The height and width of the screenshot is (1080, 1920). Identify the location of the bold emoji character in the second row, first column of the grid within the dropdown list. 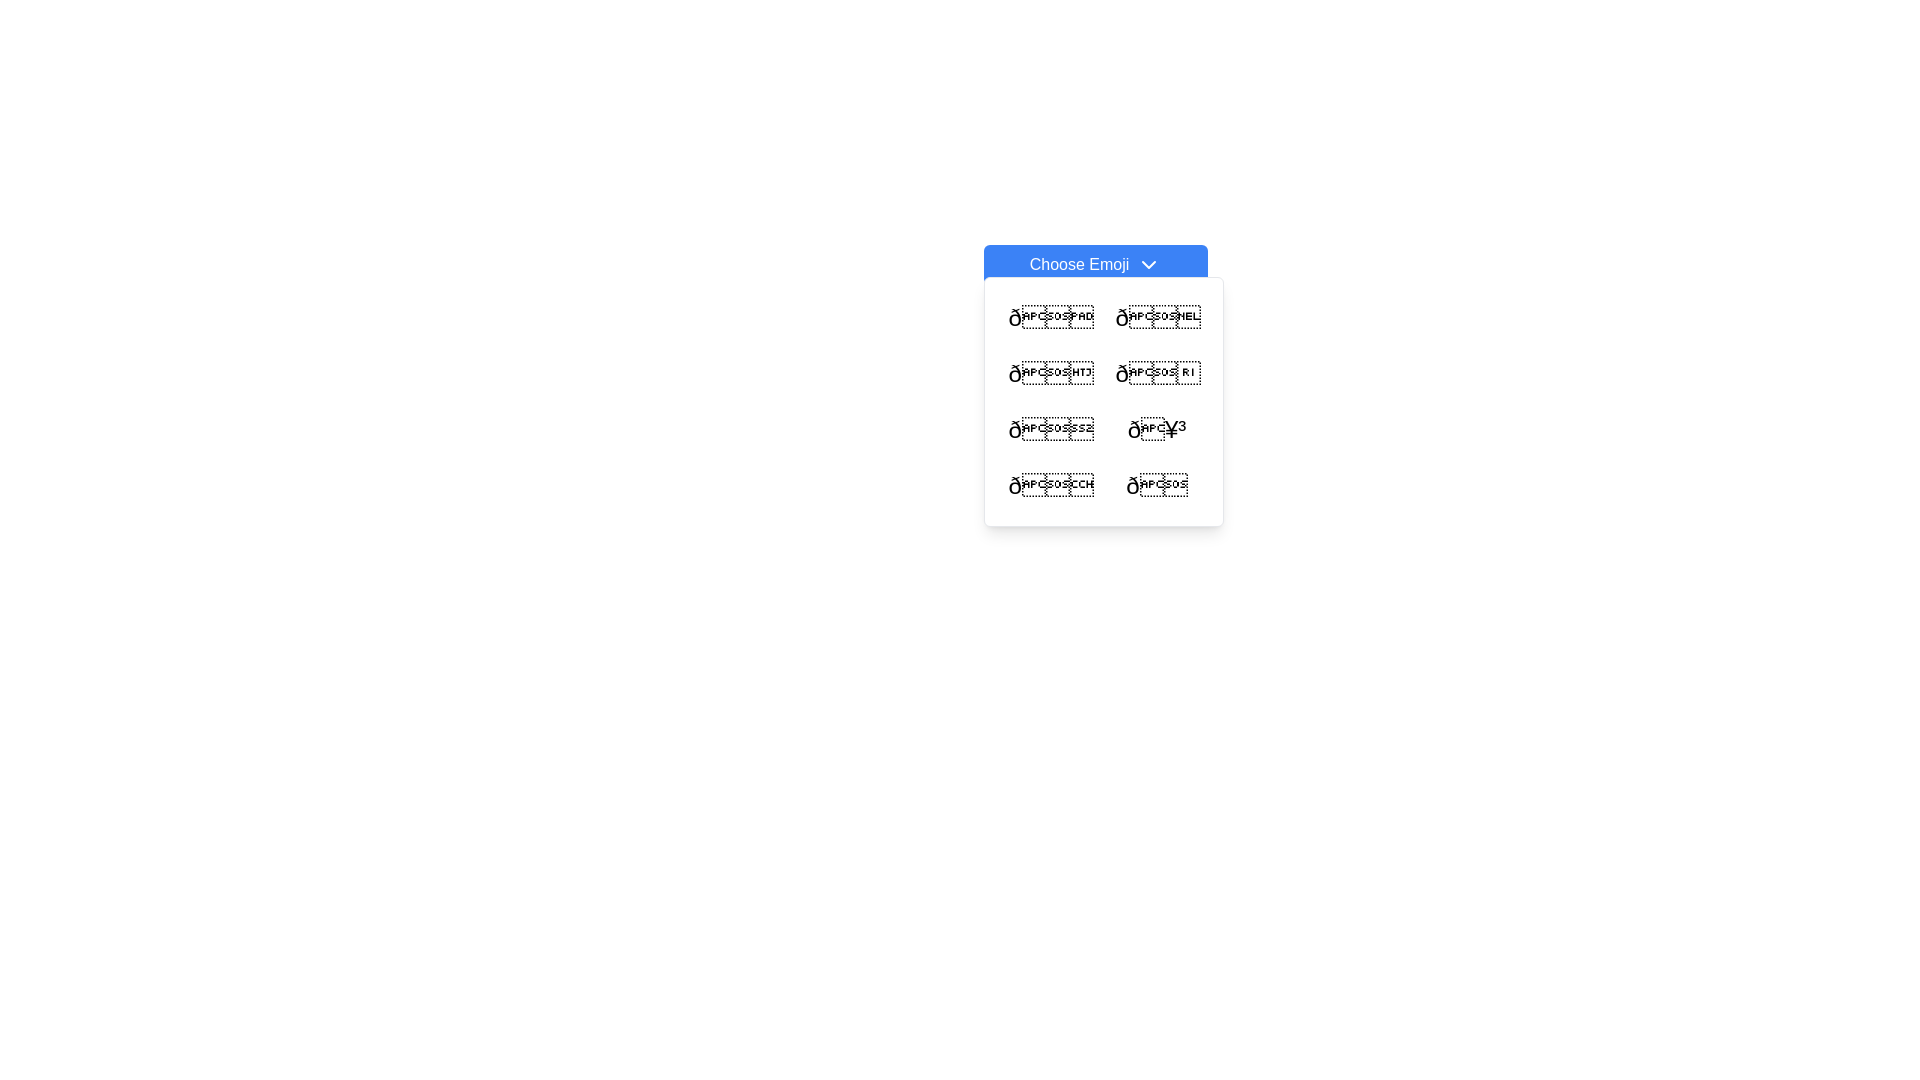
(1049, 374).